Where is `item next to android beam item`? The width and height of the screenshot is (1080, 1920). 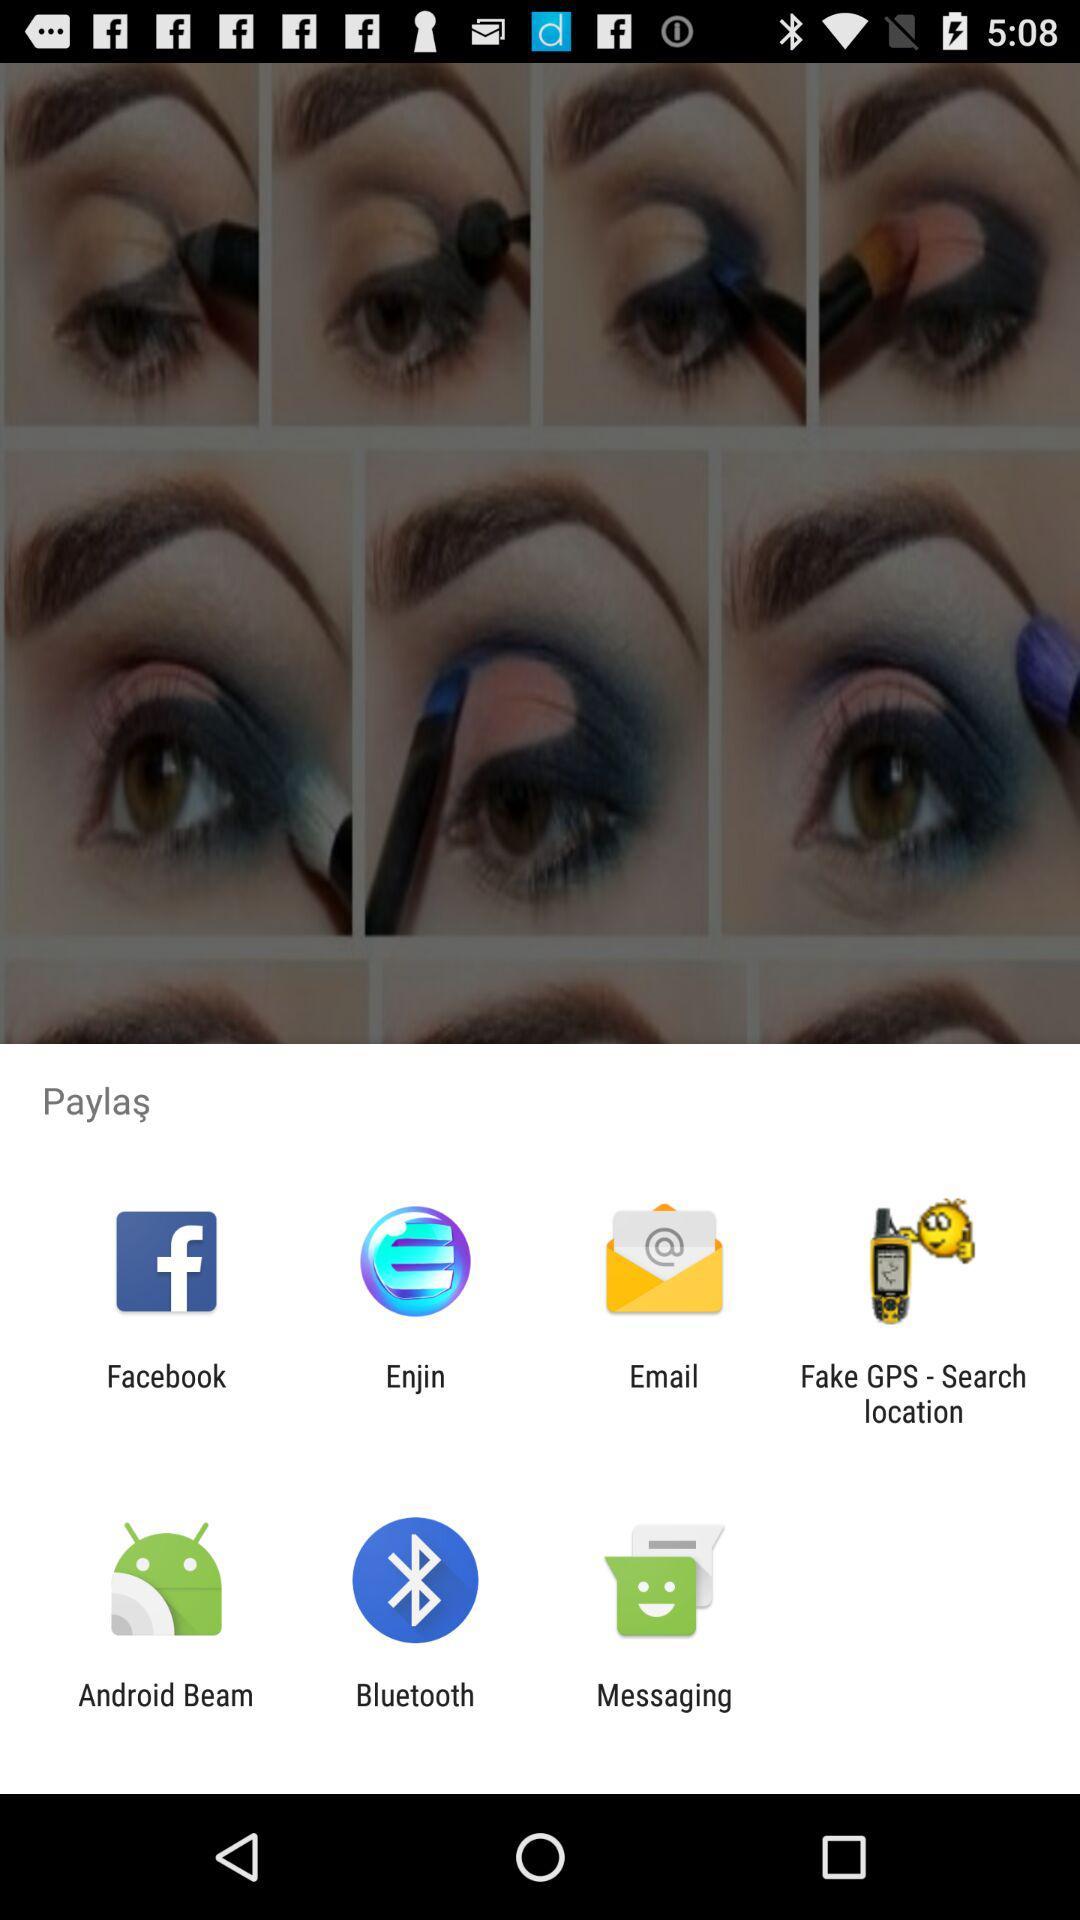
item next to android beam item is located at coordinates (414, 1711).